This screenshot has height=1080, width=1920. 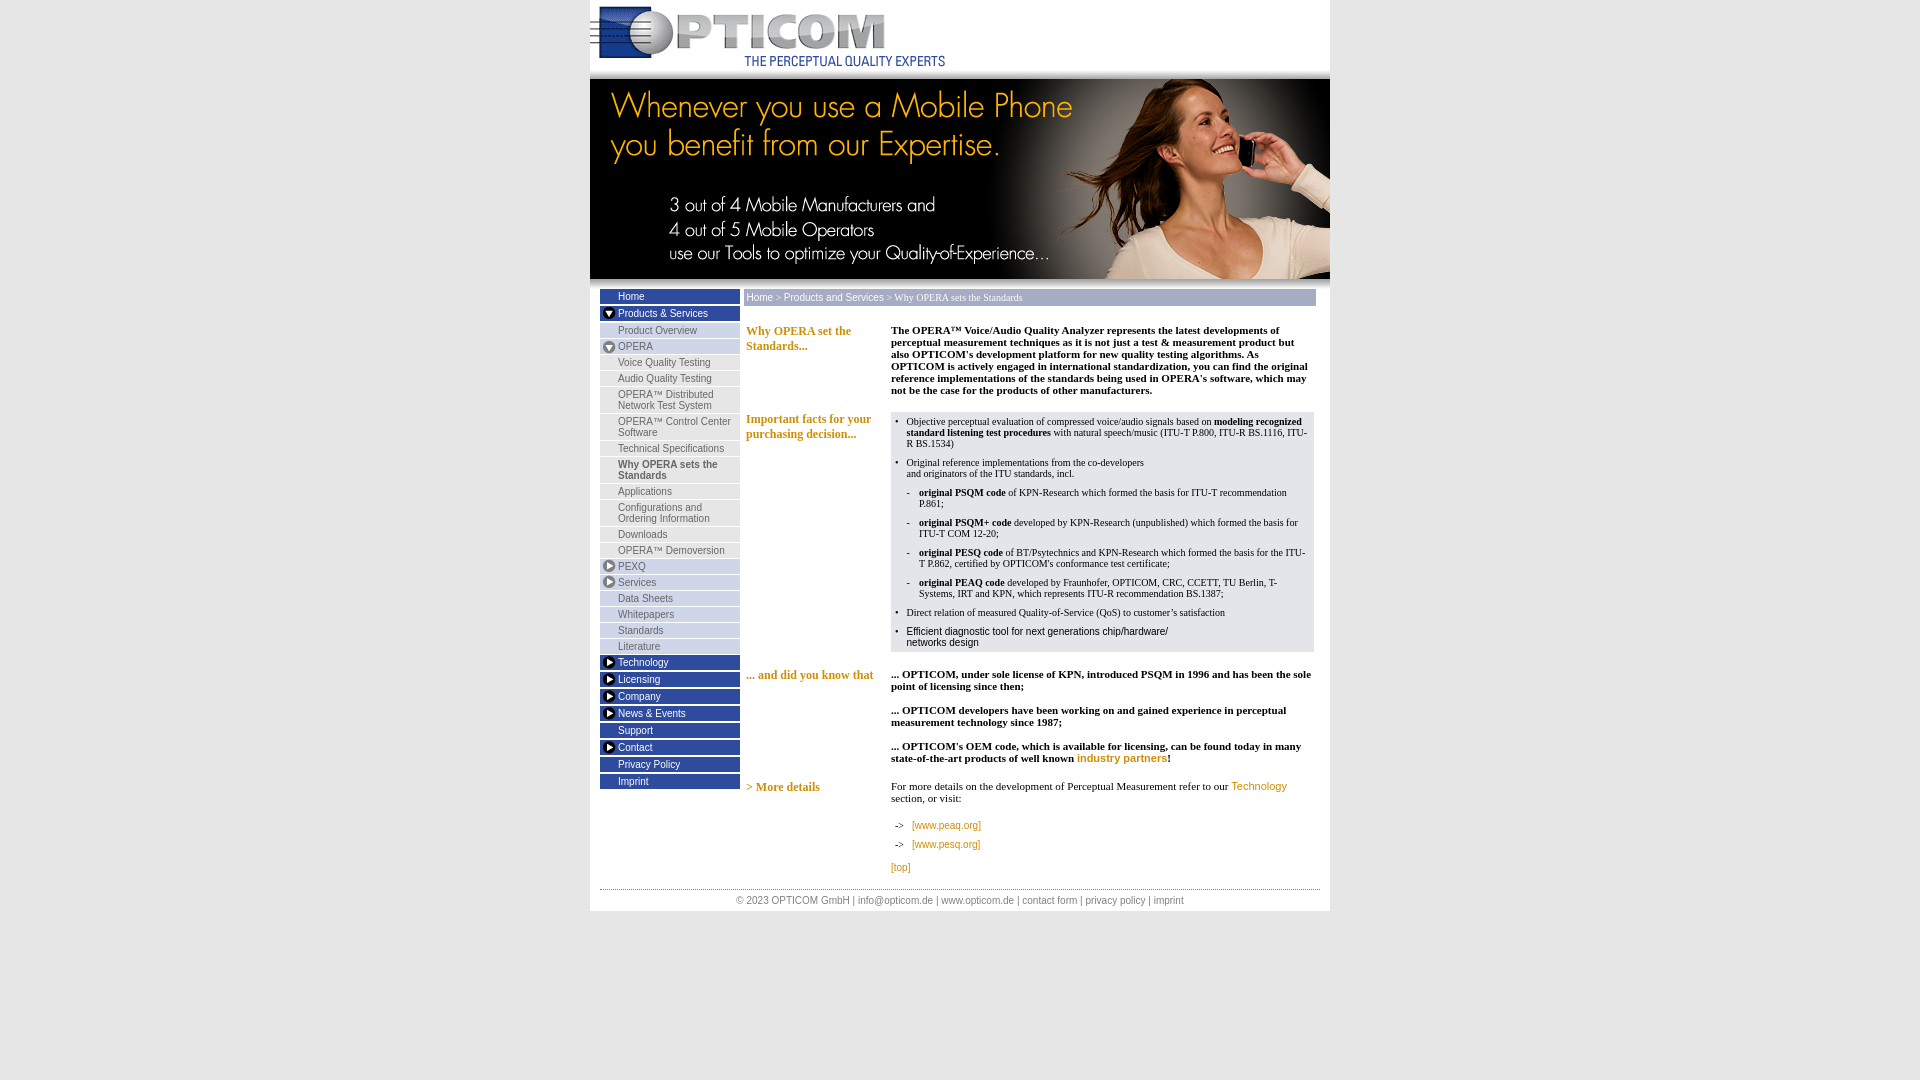 What do you see at coordinates (944, 844) in the screenshot?
I see `'[www.pesq.org]'` at bounding box center [944, 844].